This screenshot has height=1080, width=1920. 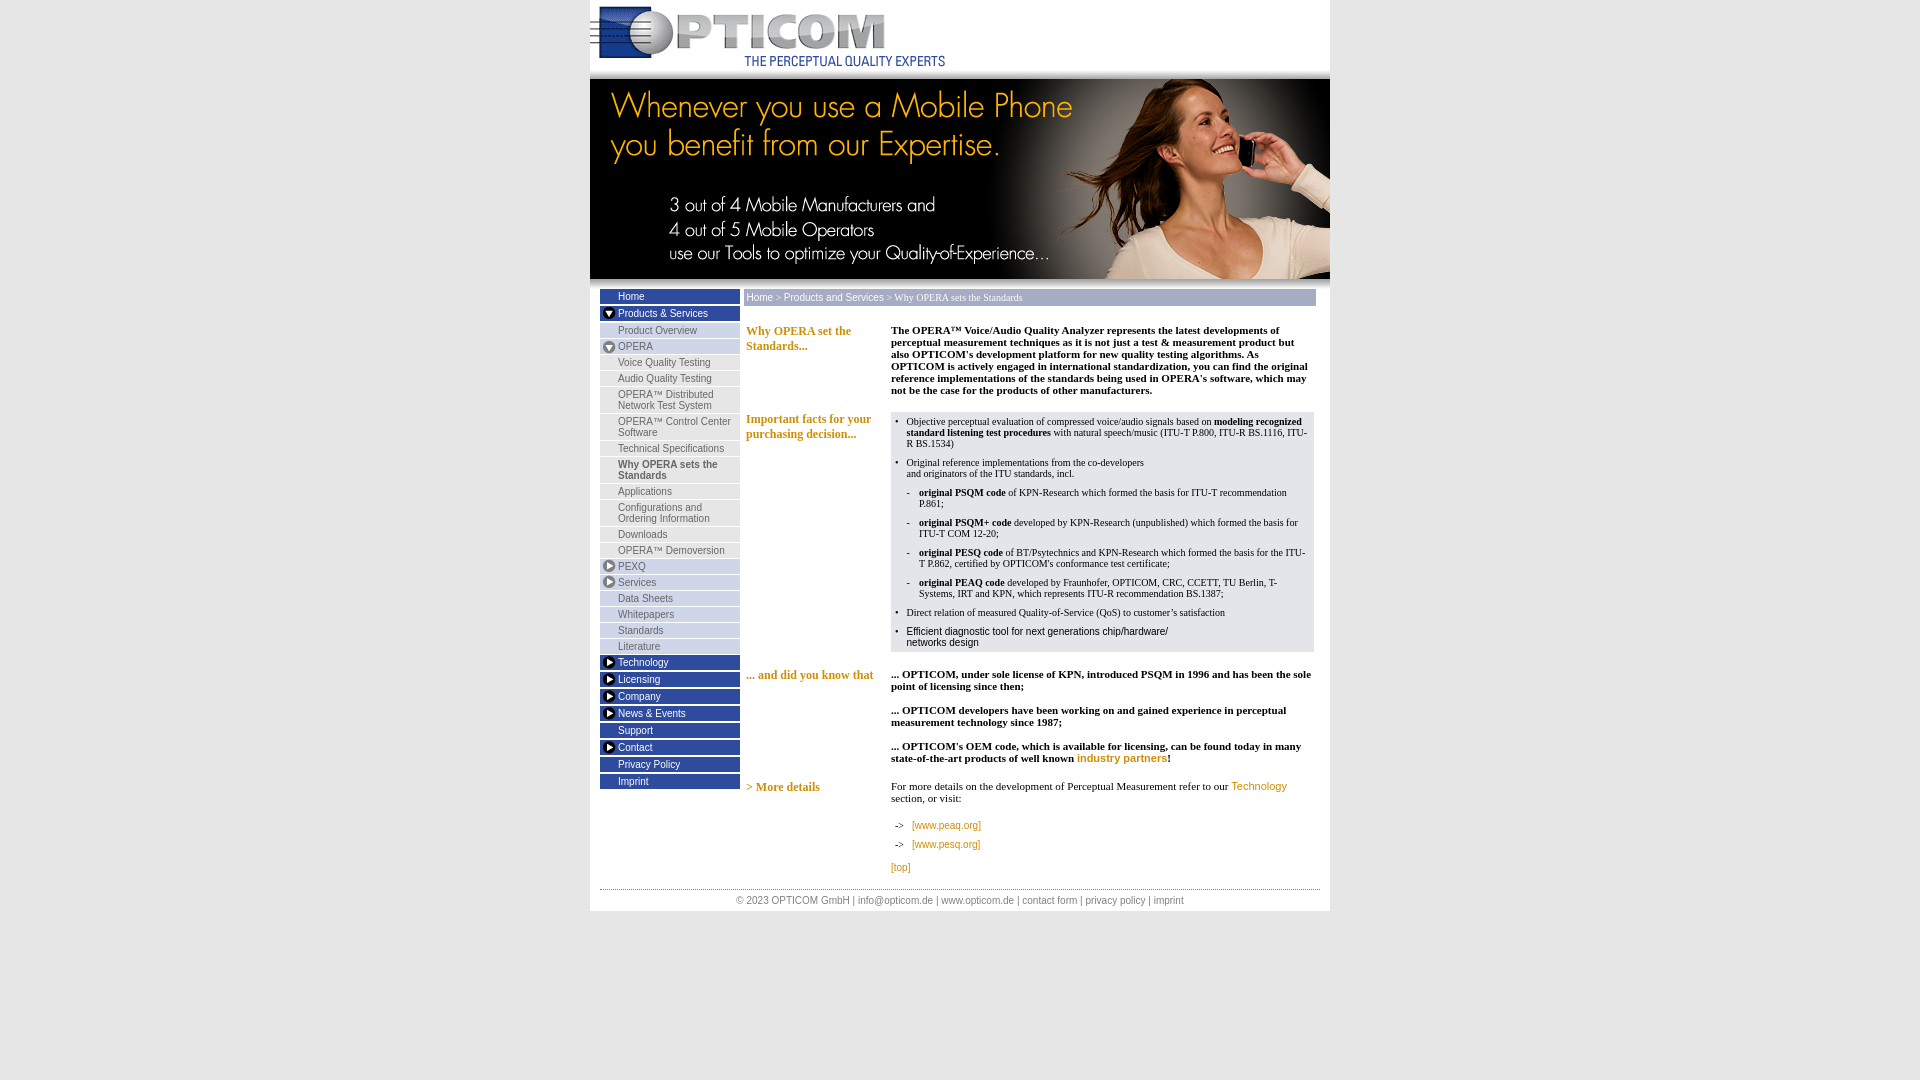 What do you see at coordinates (944, 844) in the screenshot?
I see `'[www.pesq.org]'` at bounding box center [944, 844].